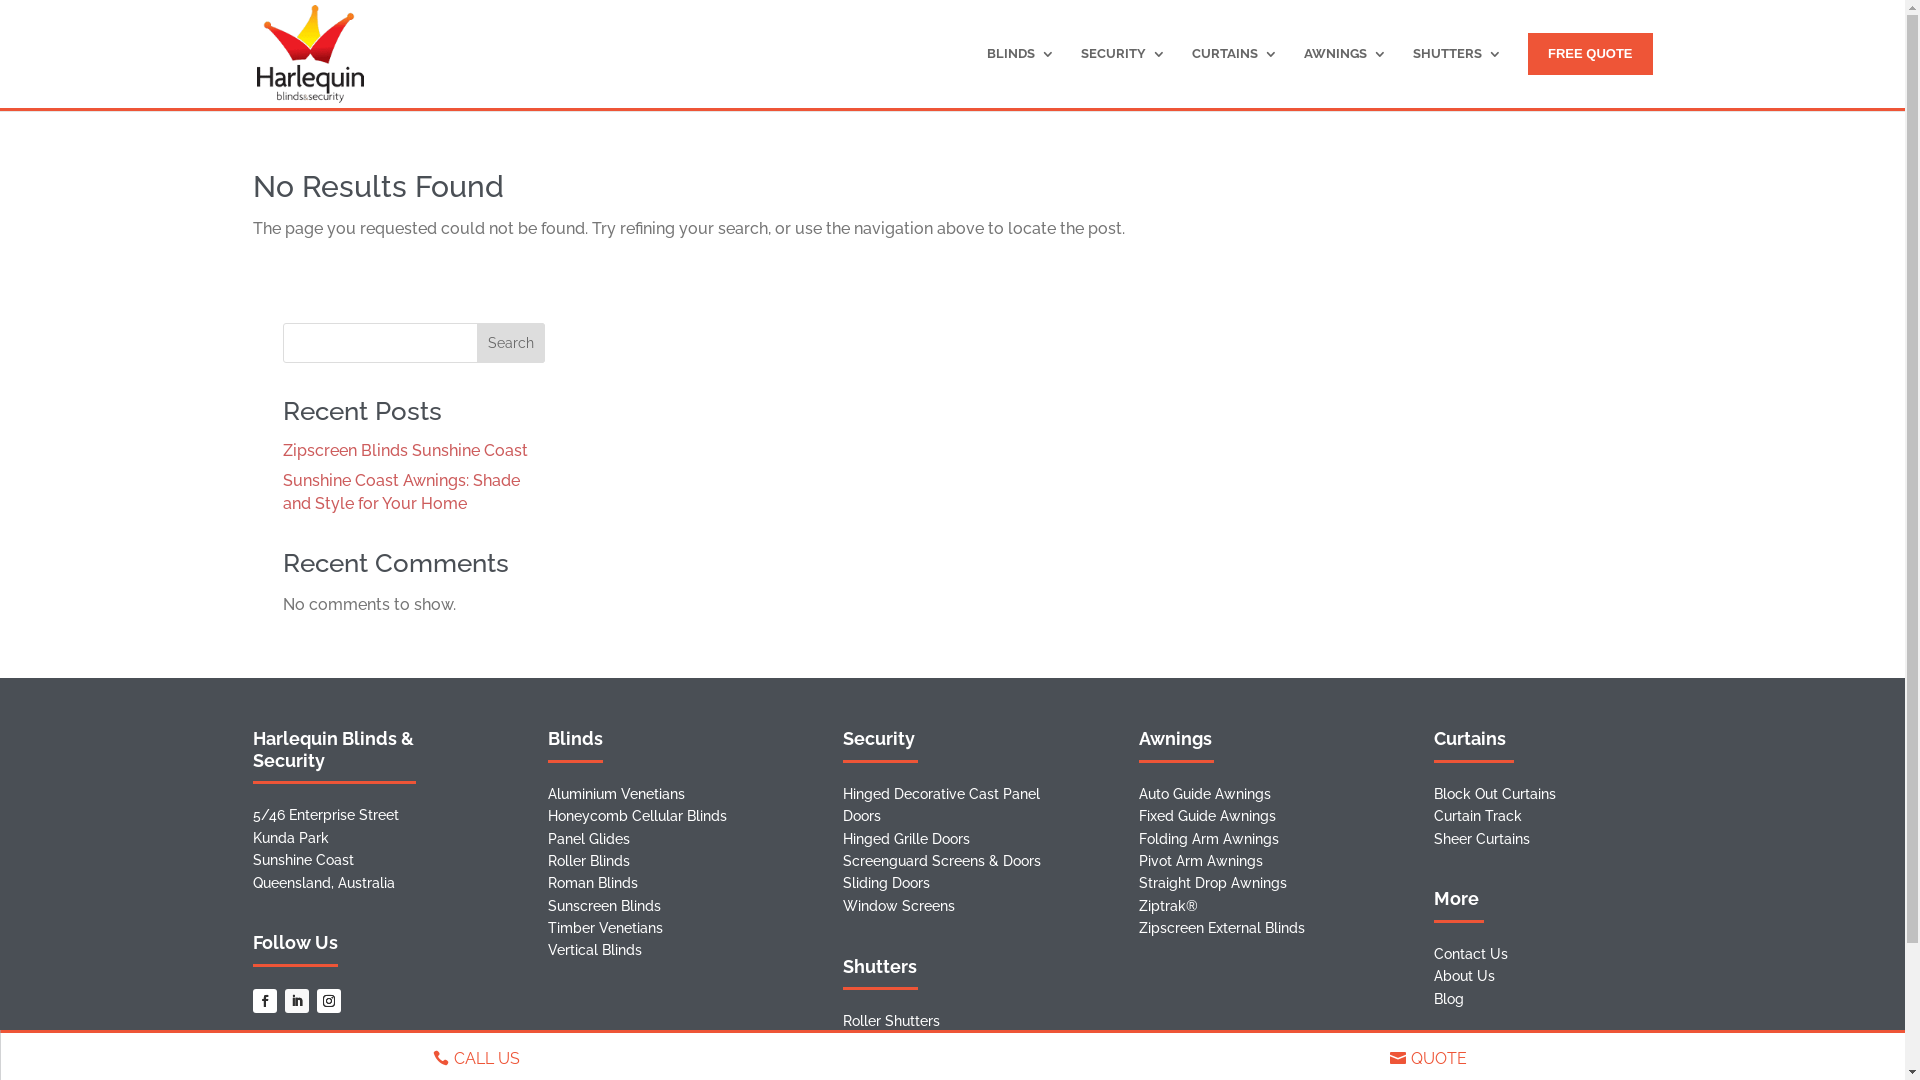 The image size is (1920, 1080). I want to click on 'Straight Drop Awnings', so click(1212, 882).